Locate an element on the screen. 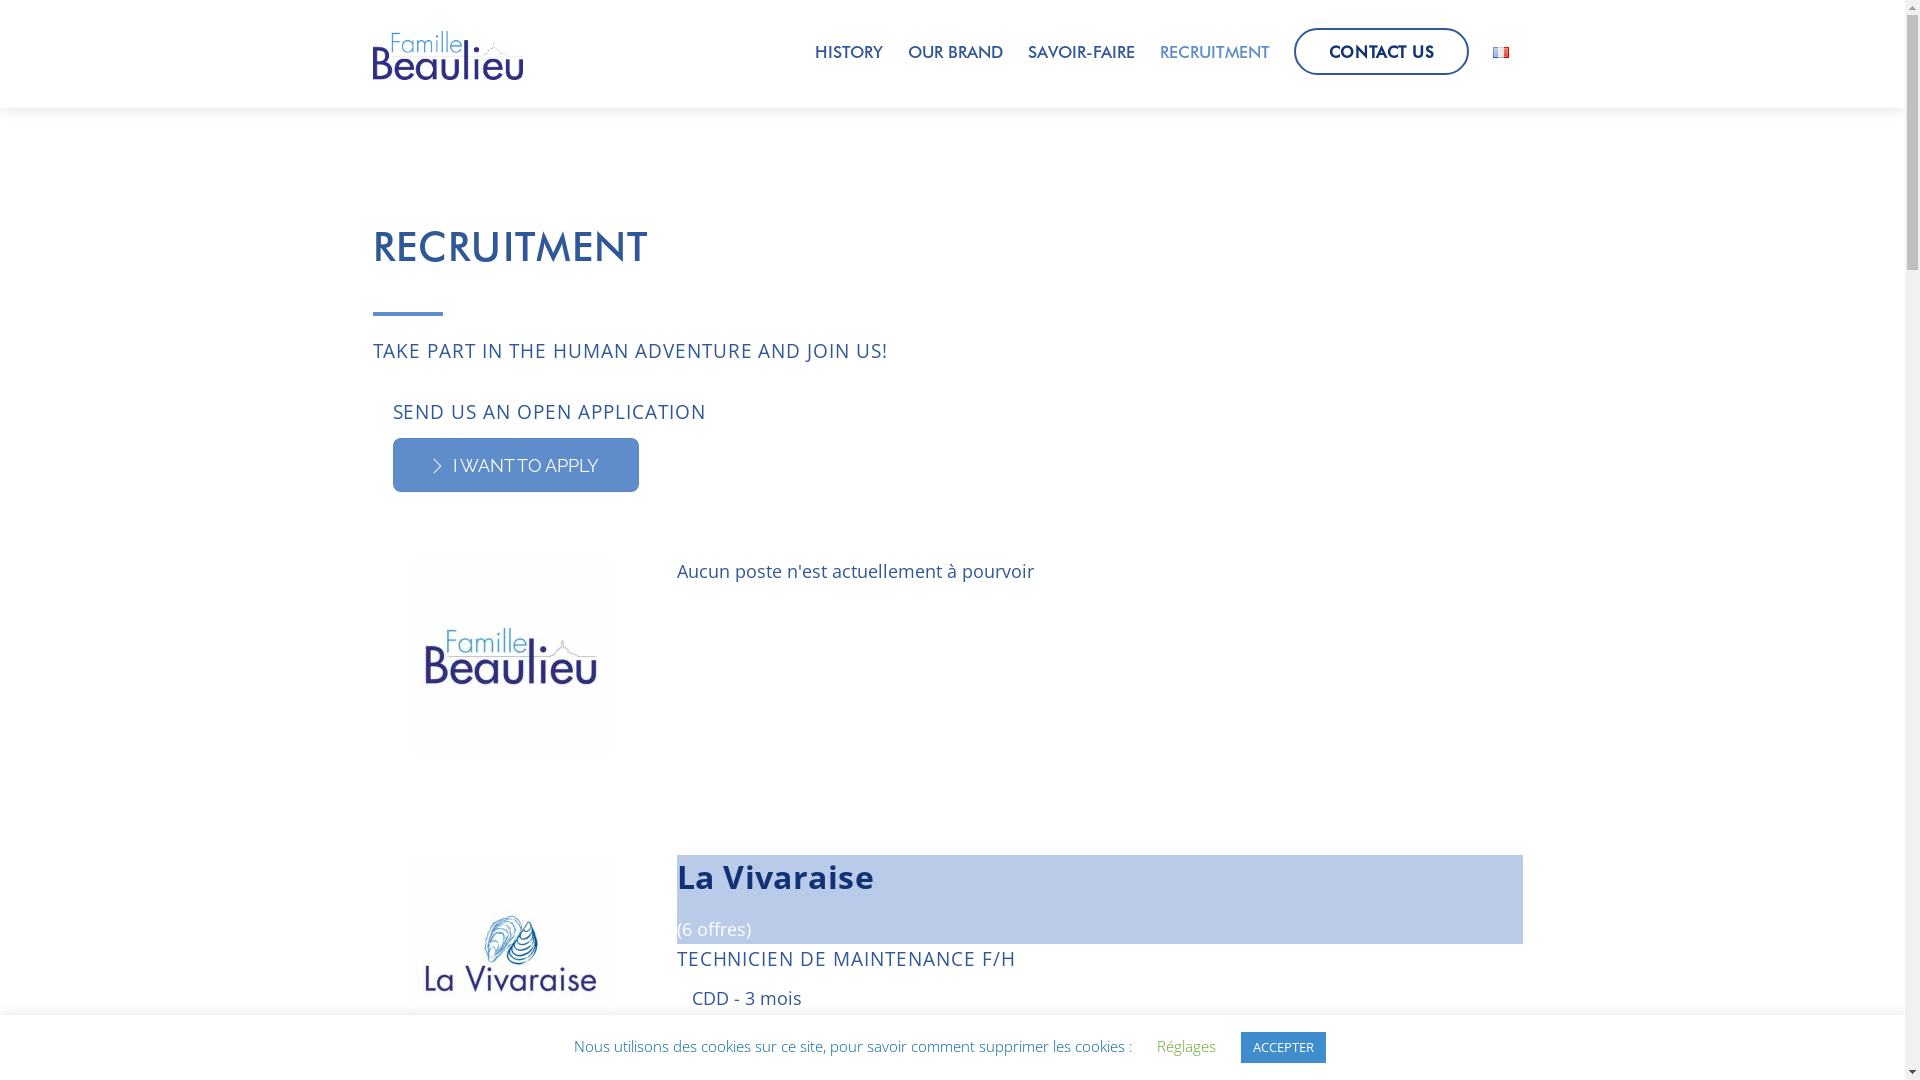 The image size is (1920, 1080). 'HISTORY' is located at coordinates (849, 51).